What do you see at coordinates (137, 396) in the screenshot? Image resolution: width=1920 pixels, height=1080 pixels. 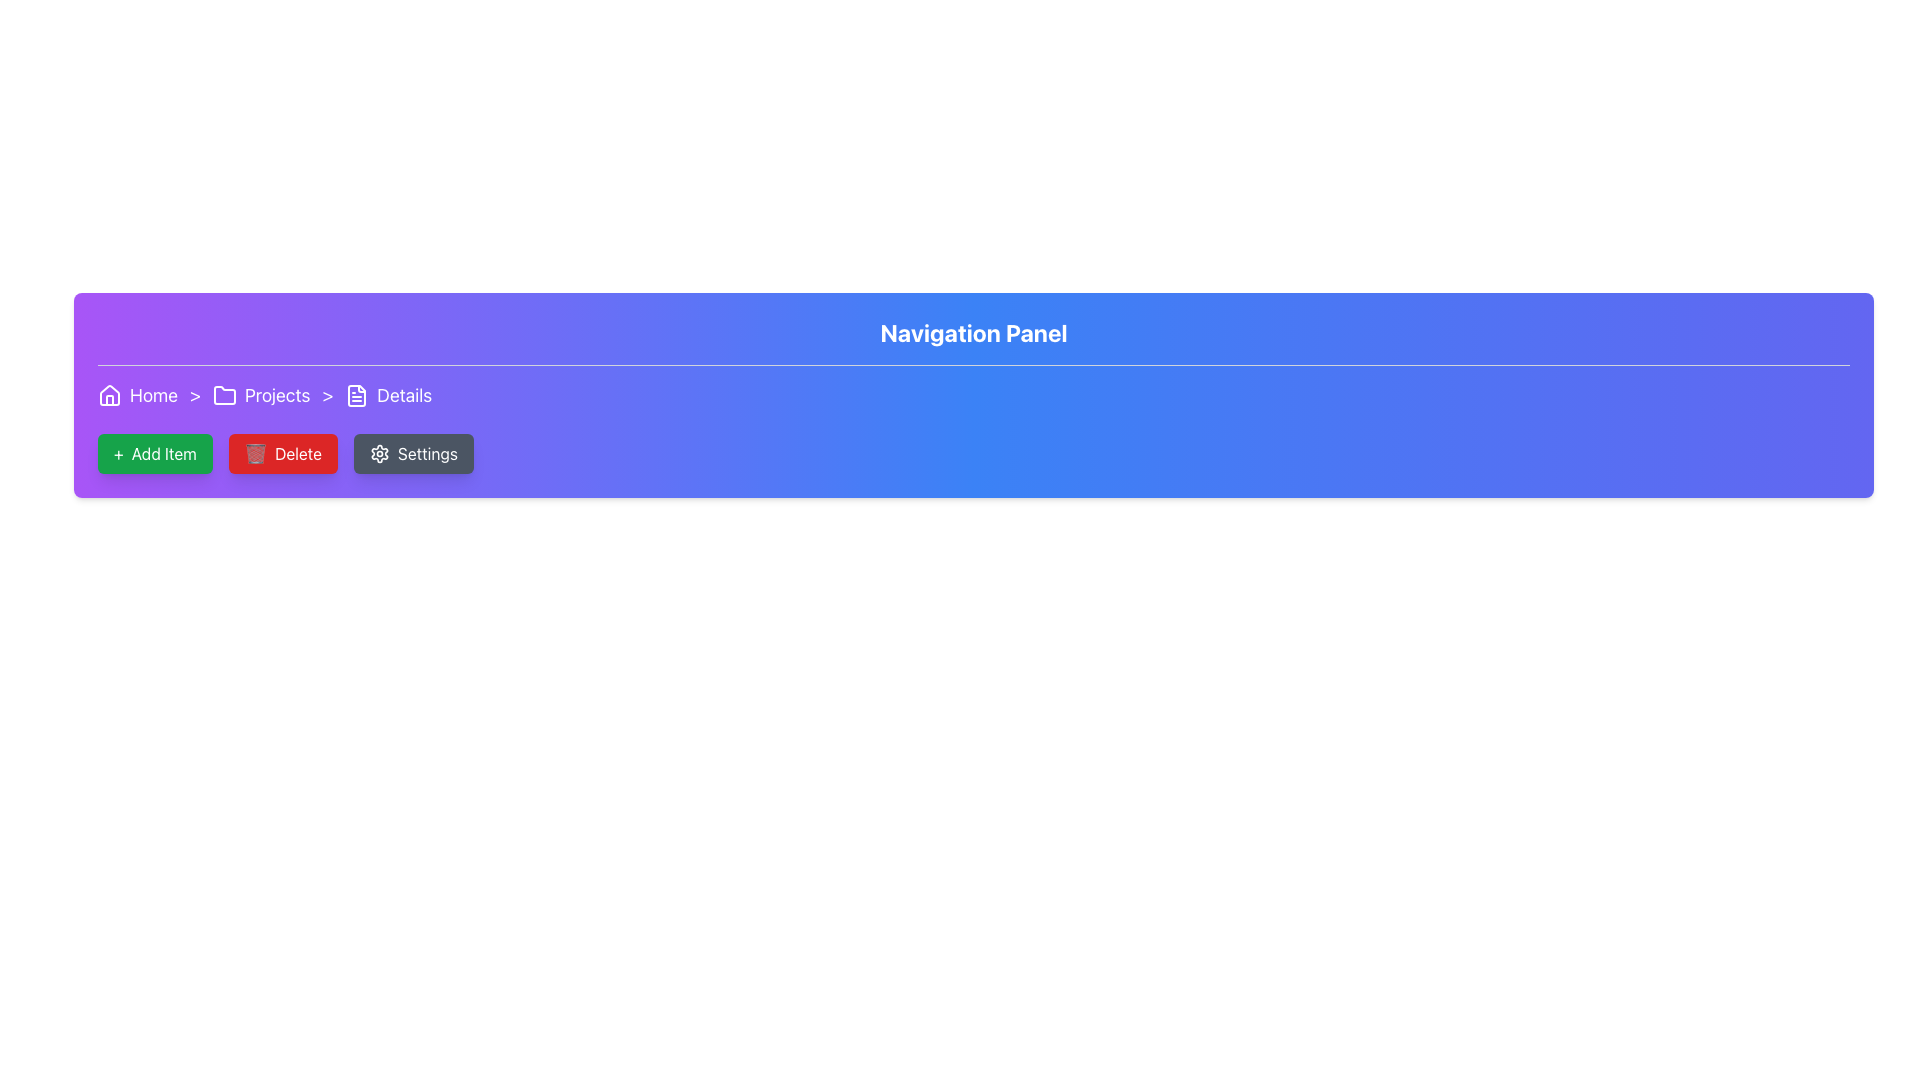 I see `the 'Home' breadcrumb item in the breadcrumb navigation bar, which is the first item on the left and indicates the main dashboard of the application` at bounding box center [137, 396].